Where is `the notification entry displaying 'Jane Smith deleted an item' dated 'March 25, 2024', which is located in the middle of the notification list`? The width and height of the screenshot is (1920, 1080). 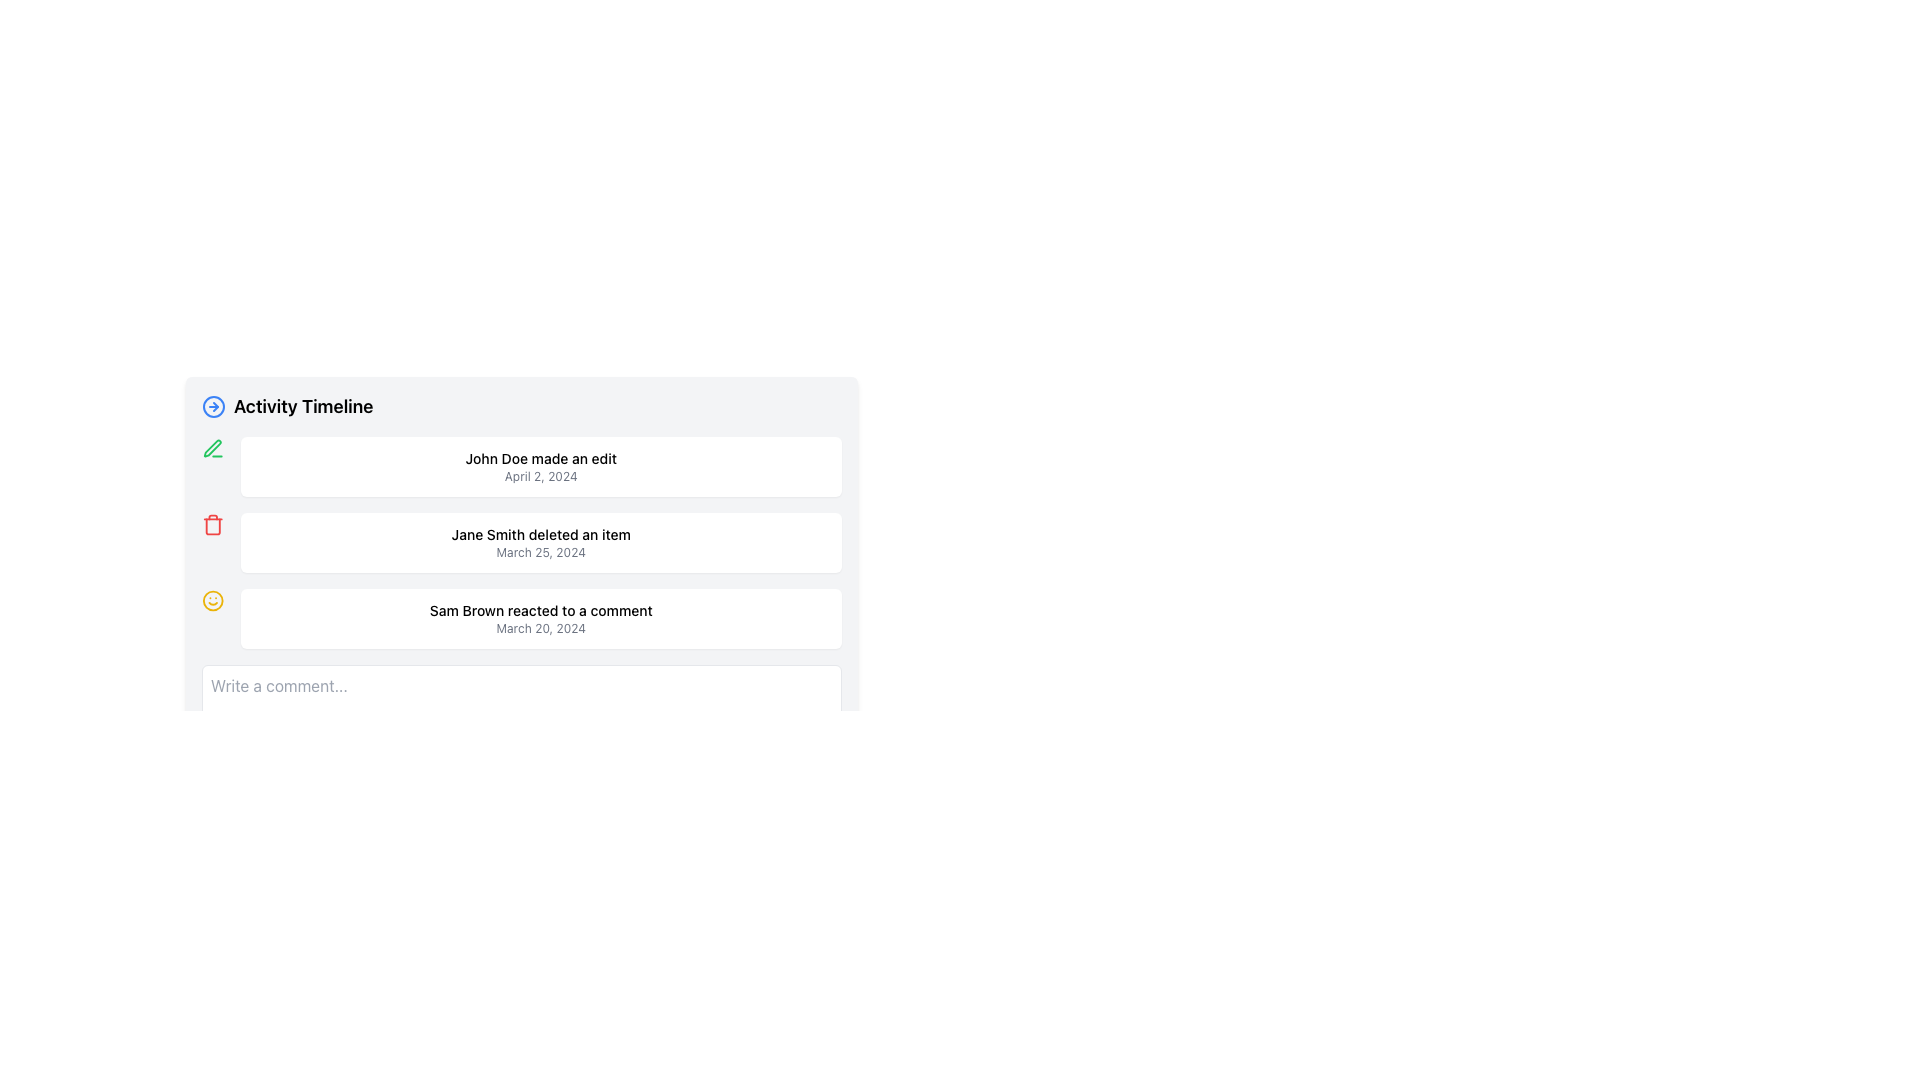 the notification entry displaying 'Jane Smith deleted an item' dated 'March 25, 2024', which is located in the middle of the notification list is located at coordinates (522, 543).